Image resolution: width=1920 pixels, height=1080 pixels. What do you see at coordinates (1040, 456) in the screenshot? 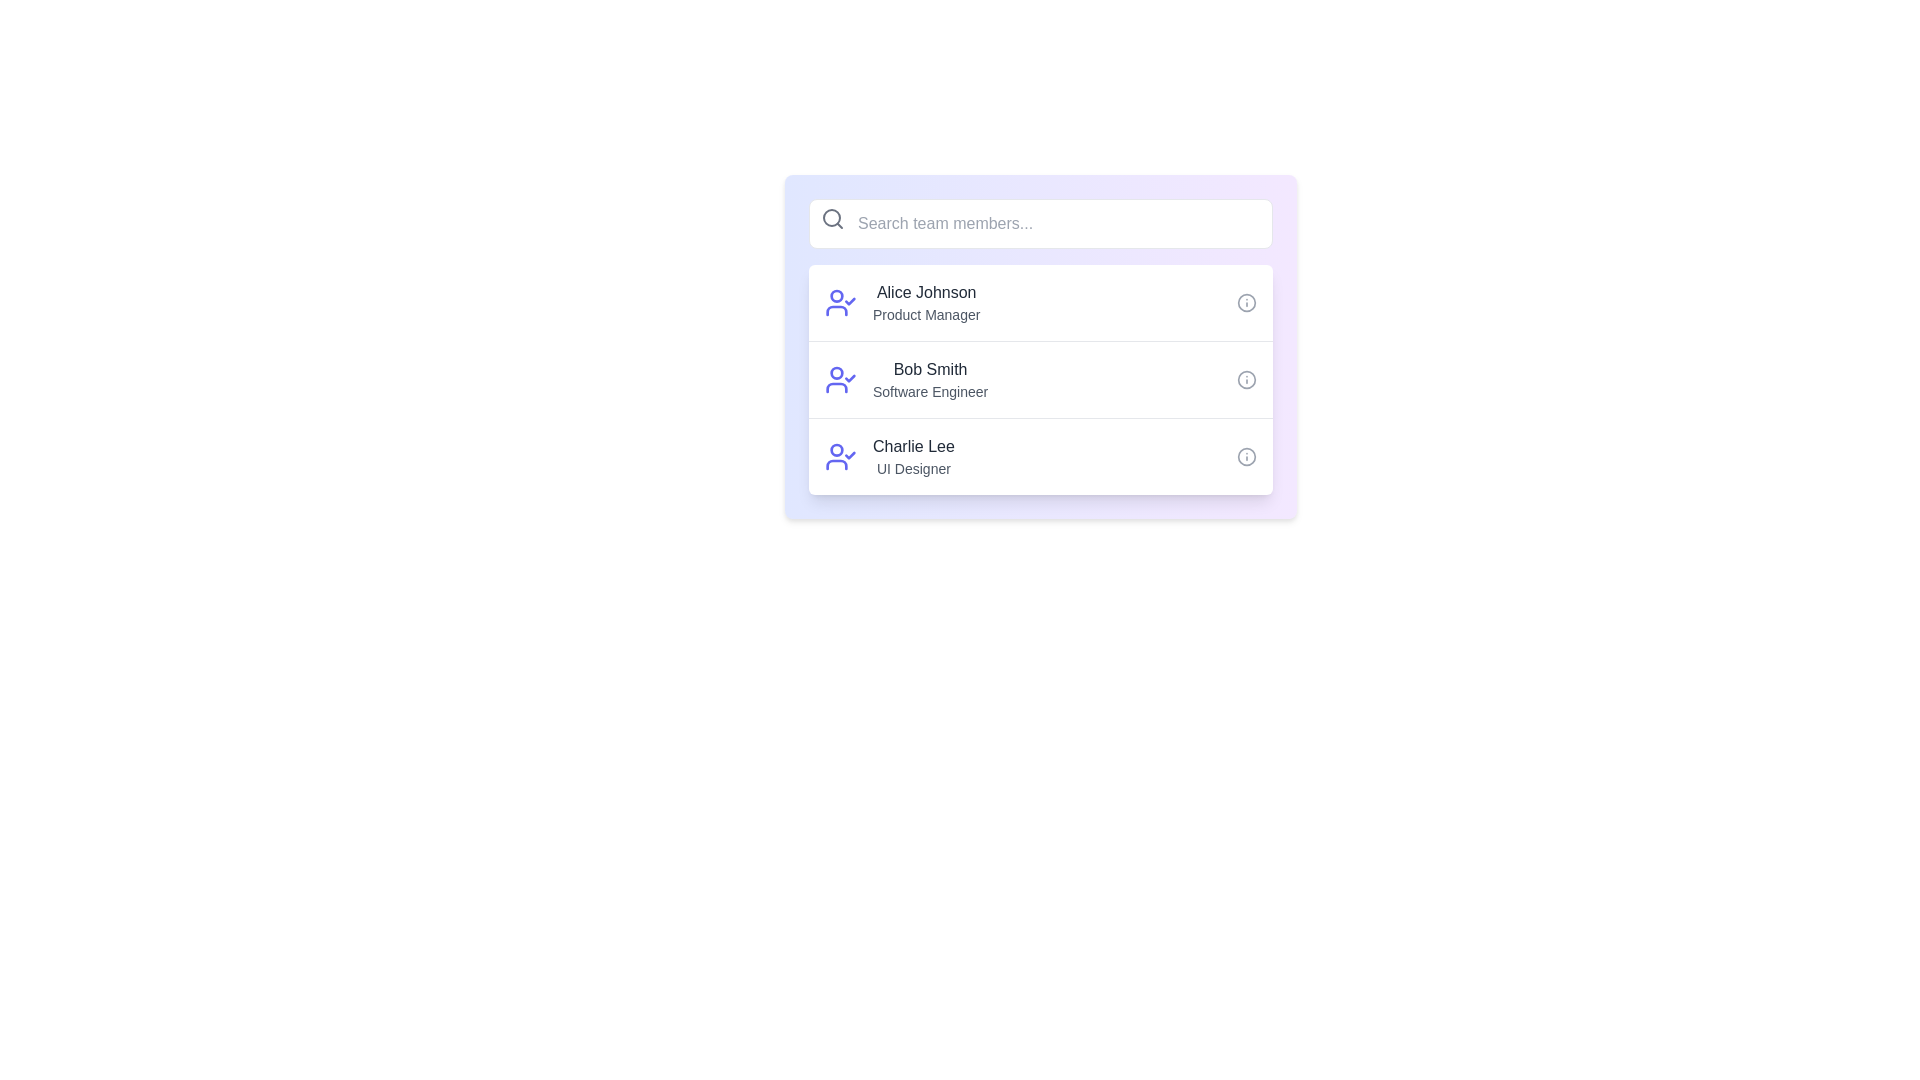
I see `the third card component` at bounding box center [1040, 456].